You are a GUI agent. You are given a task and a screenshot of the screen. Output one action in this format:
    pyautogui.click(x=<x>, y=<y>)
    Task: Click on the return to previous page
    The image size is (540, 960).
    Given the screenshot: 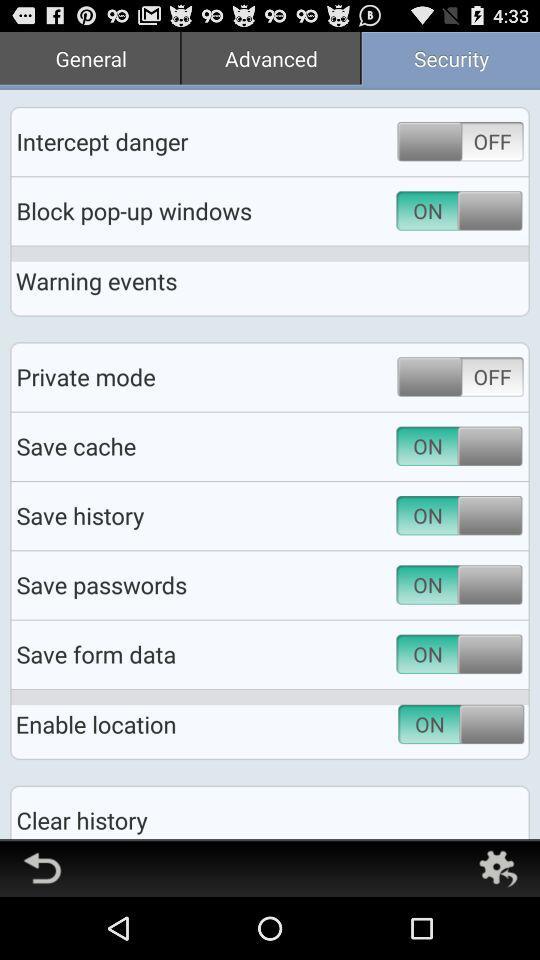 What is the action you would take?
    pyautogui.click(x=42, y=867)
    